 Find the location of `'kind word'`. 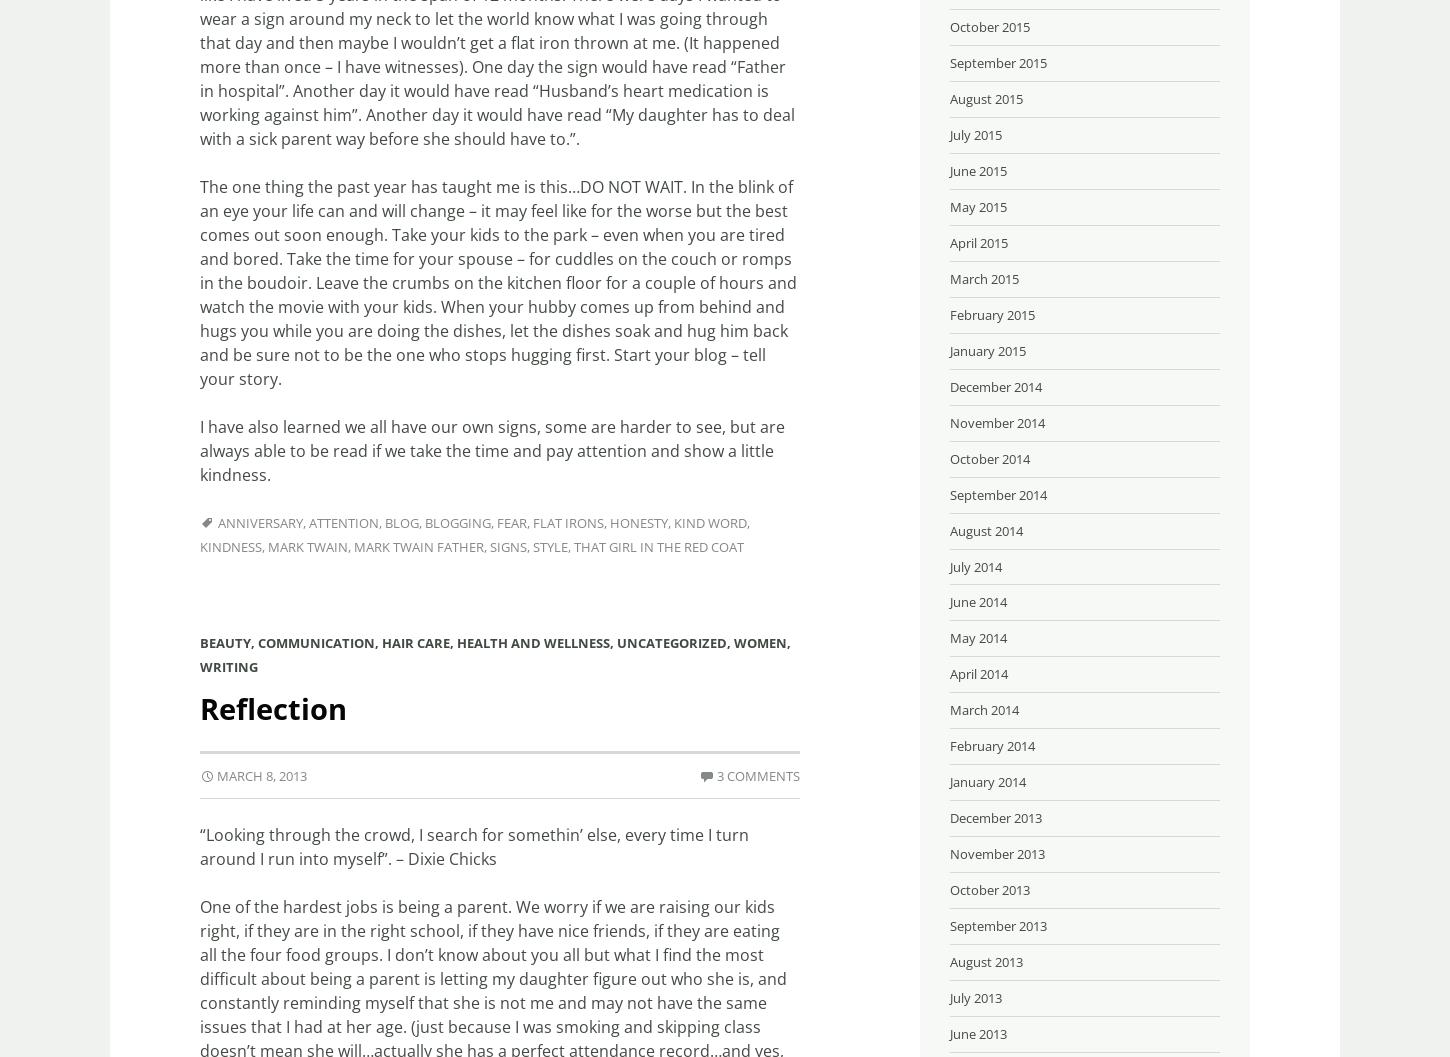

'kind word' is located at coordinates (709, 523).